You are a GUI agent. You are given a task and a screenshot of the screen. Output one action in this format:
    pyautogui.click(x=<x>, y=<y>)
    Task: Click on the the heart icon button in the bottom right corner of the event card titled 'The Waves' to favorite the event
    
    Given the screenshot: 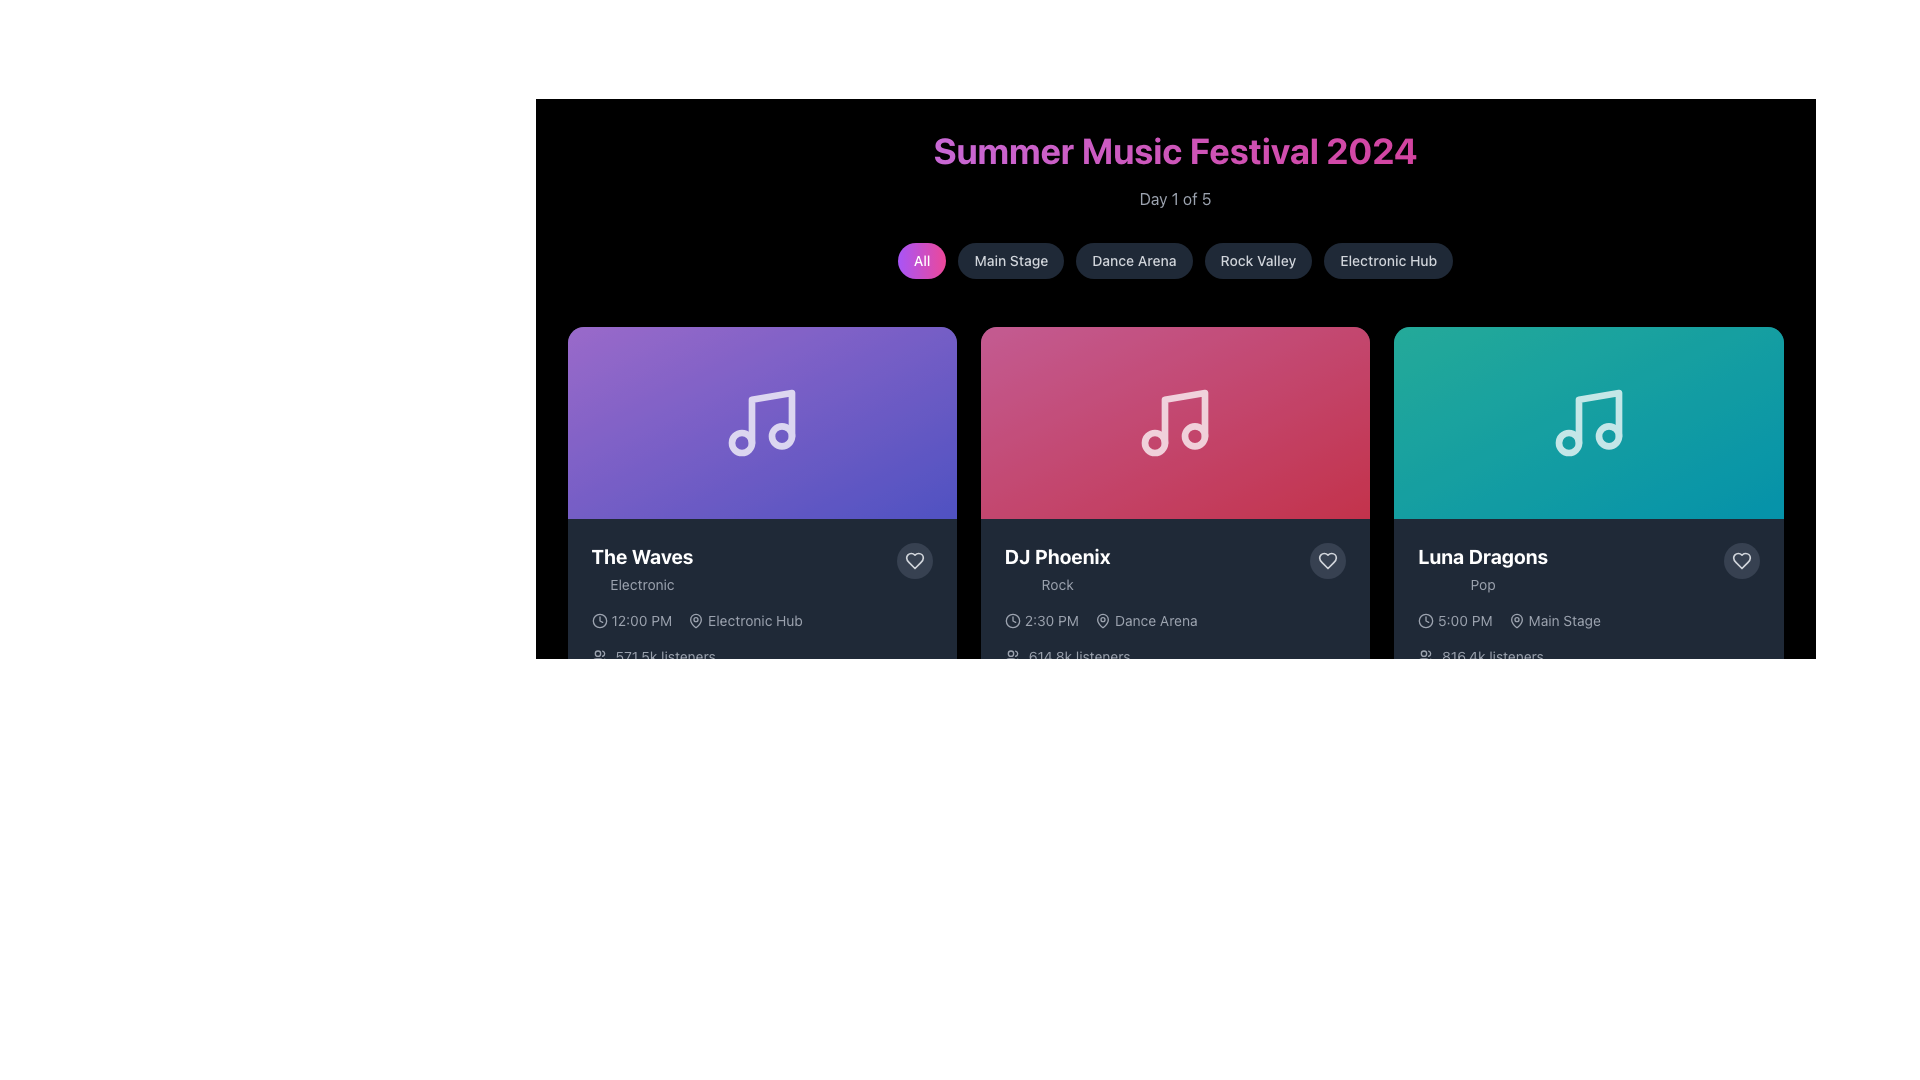 What is the action you would take?
    pyautogui.click(x=913, y=560)
    